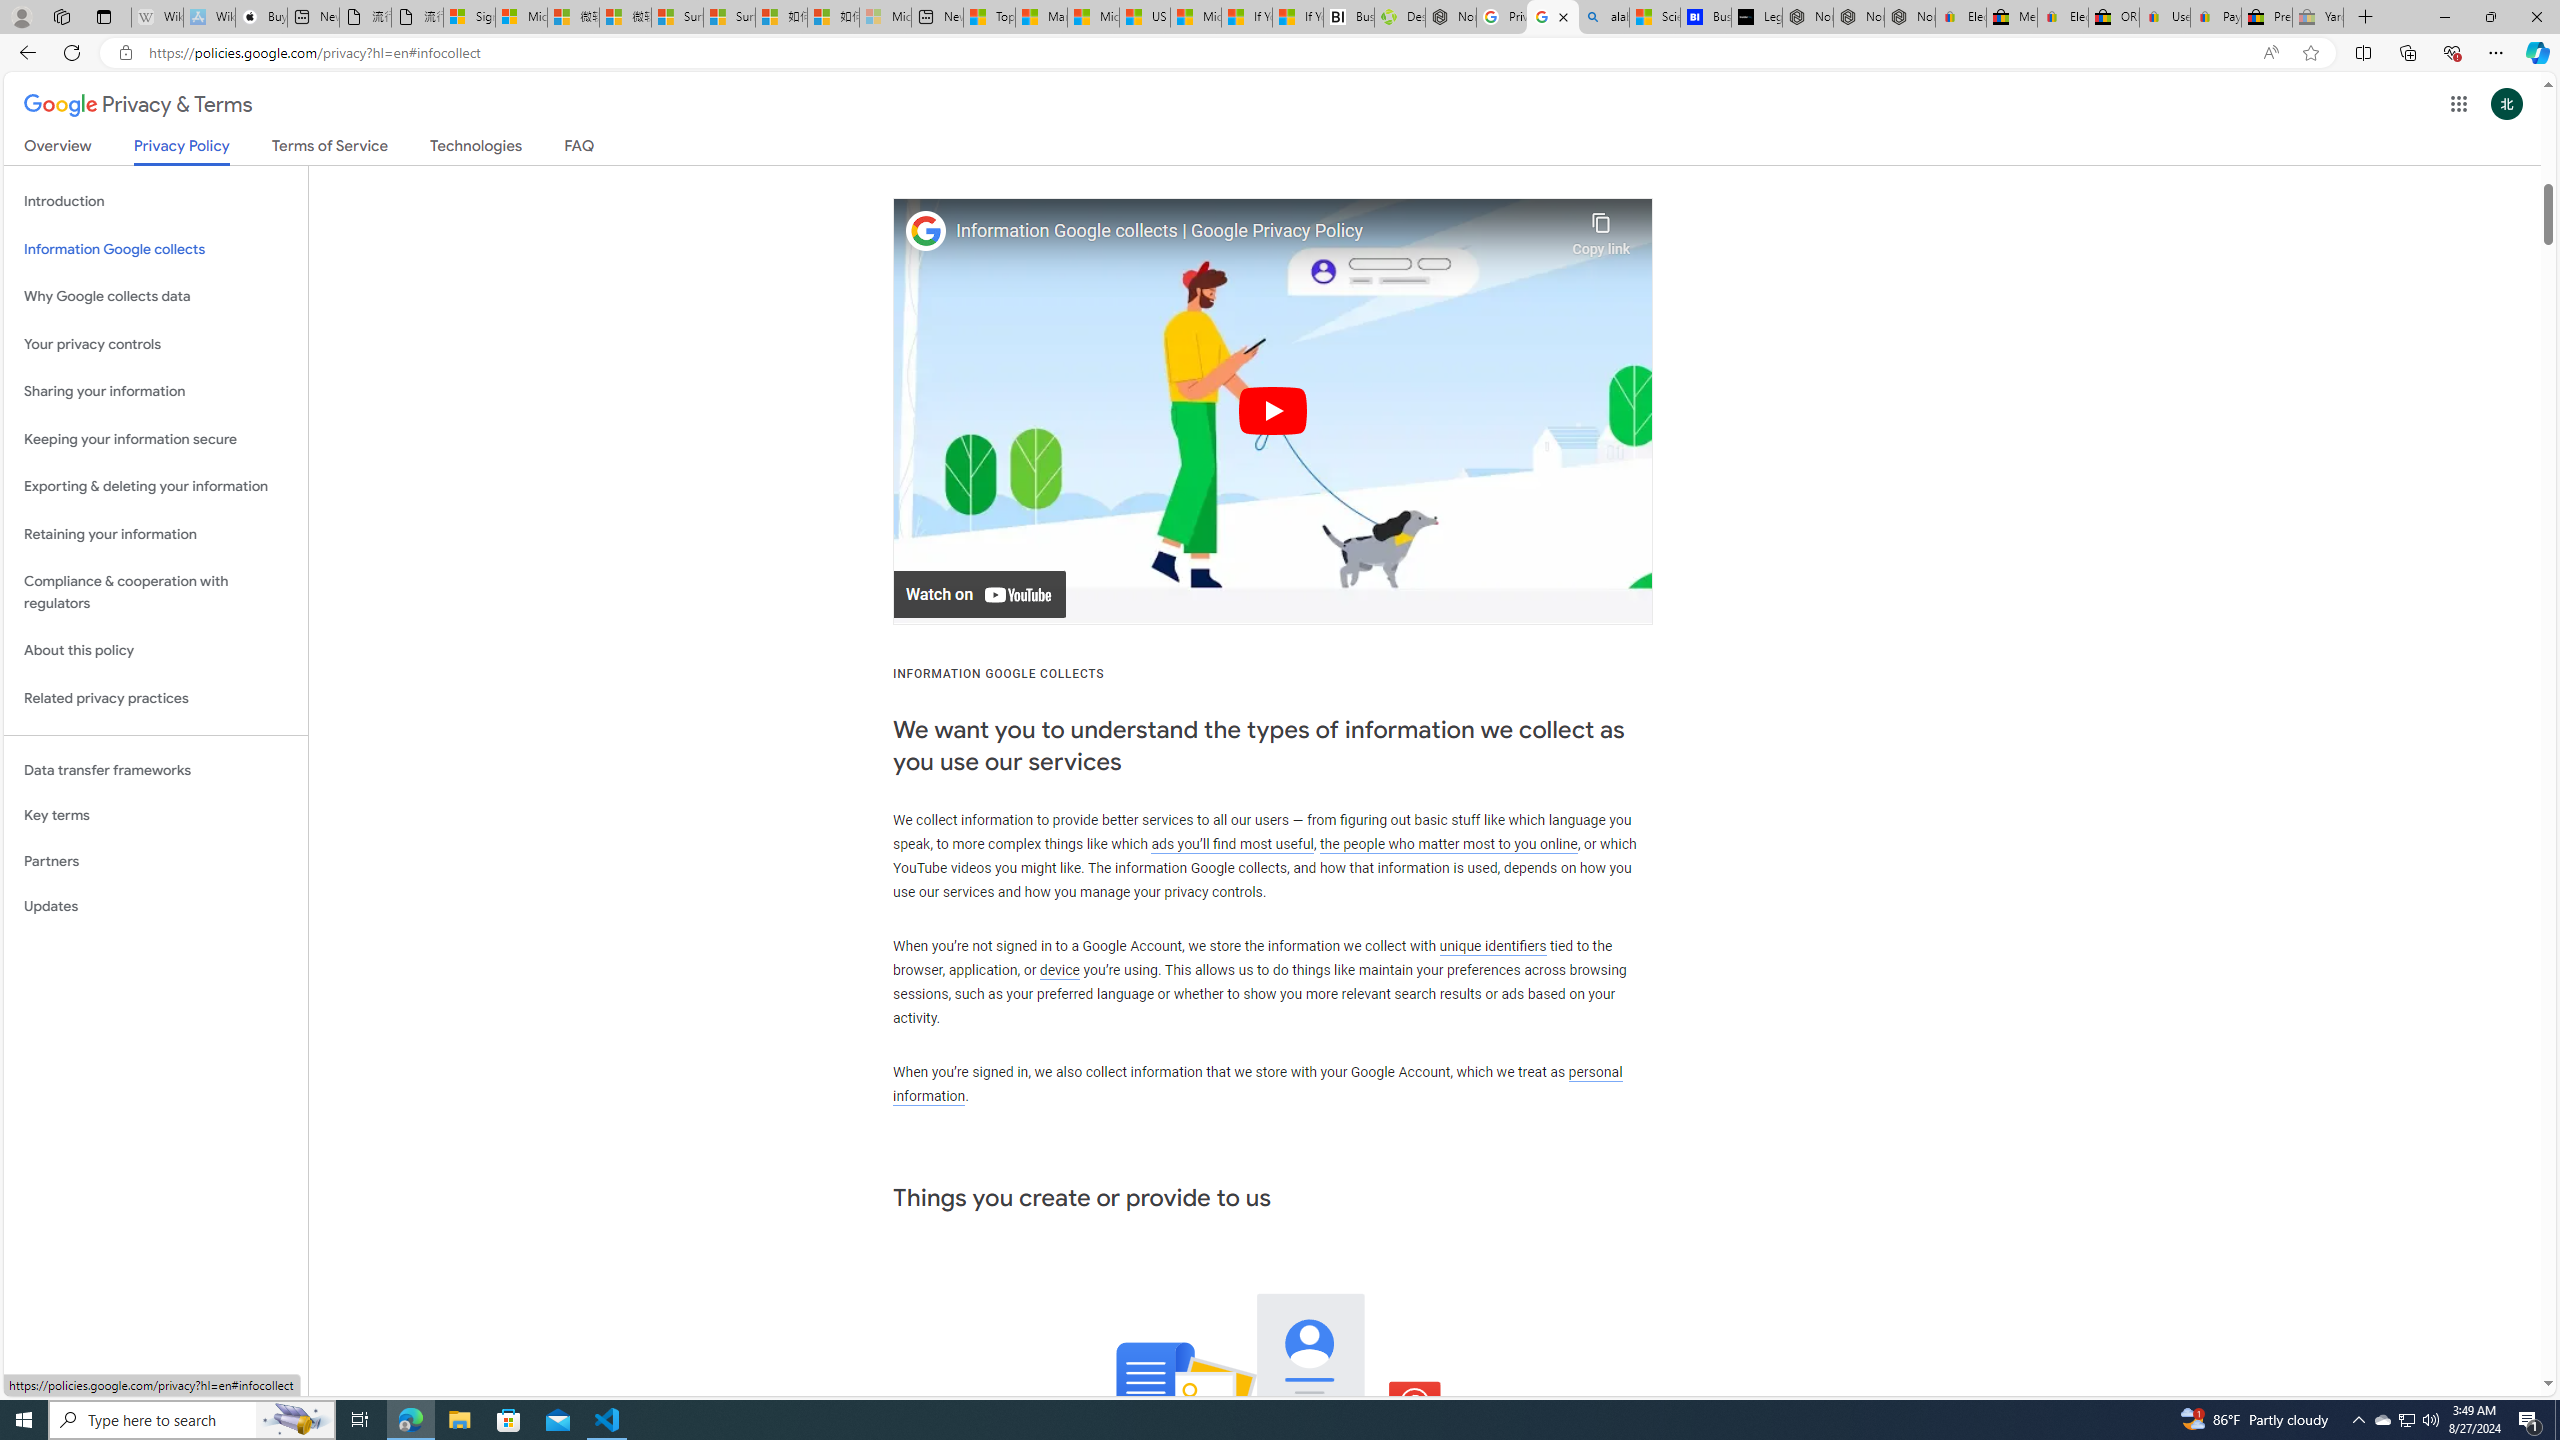 This screenshot has width=2560, height=1440. I want to click on 'Payments Terms of Use | eBay.com', so click(2214, 16).